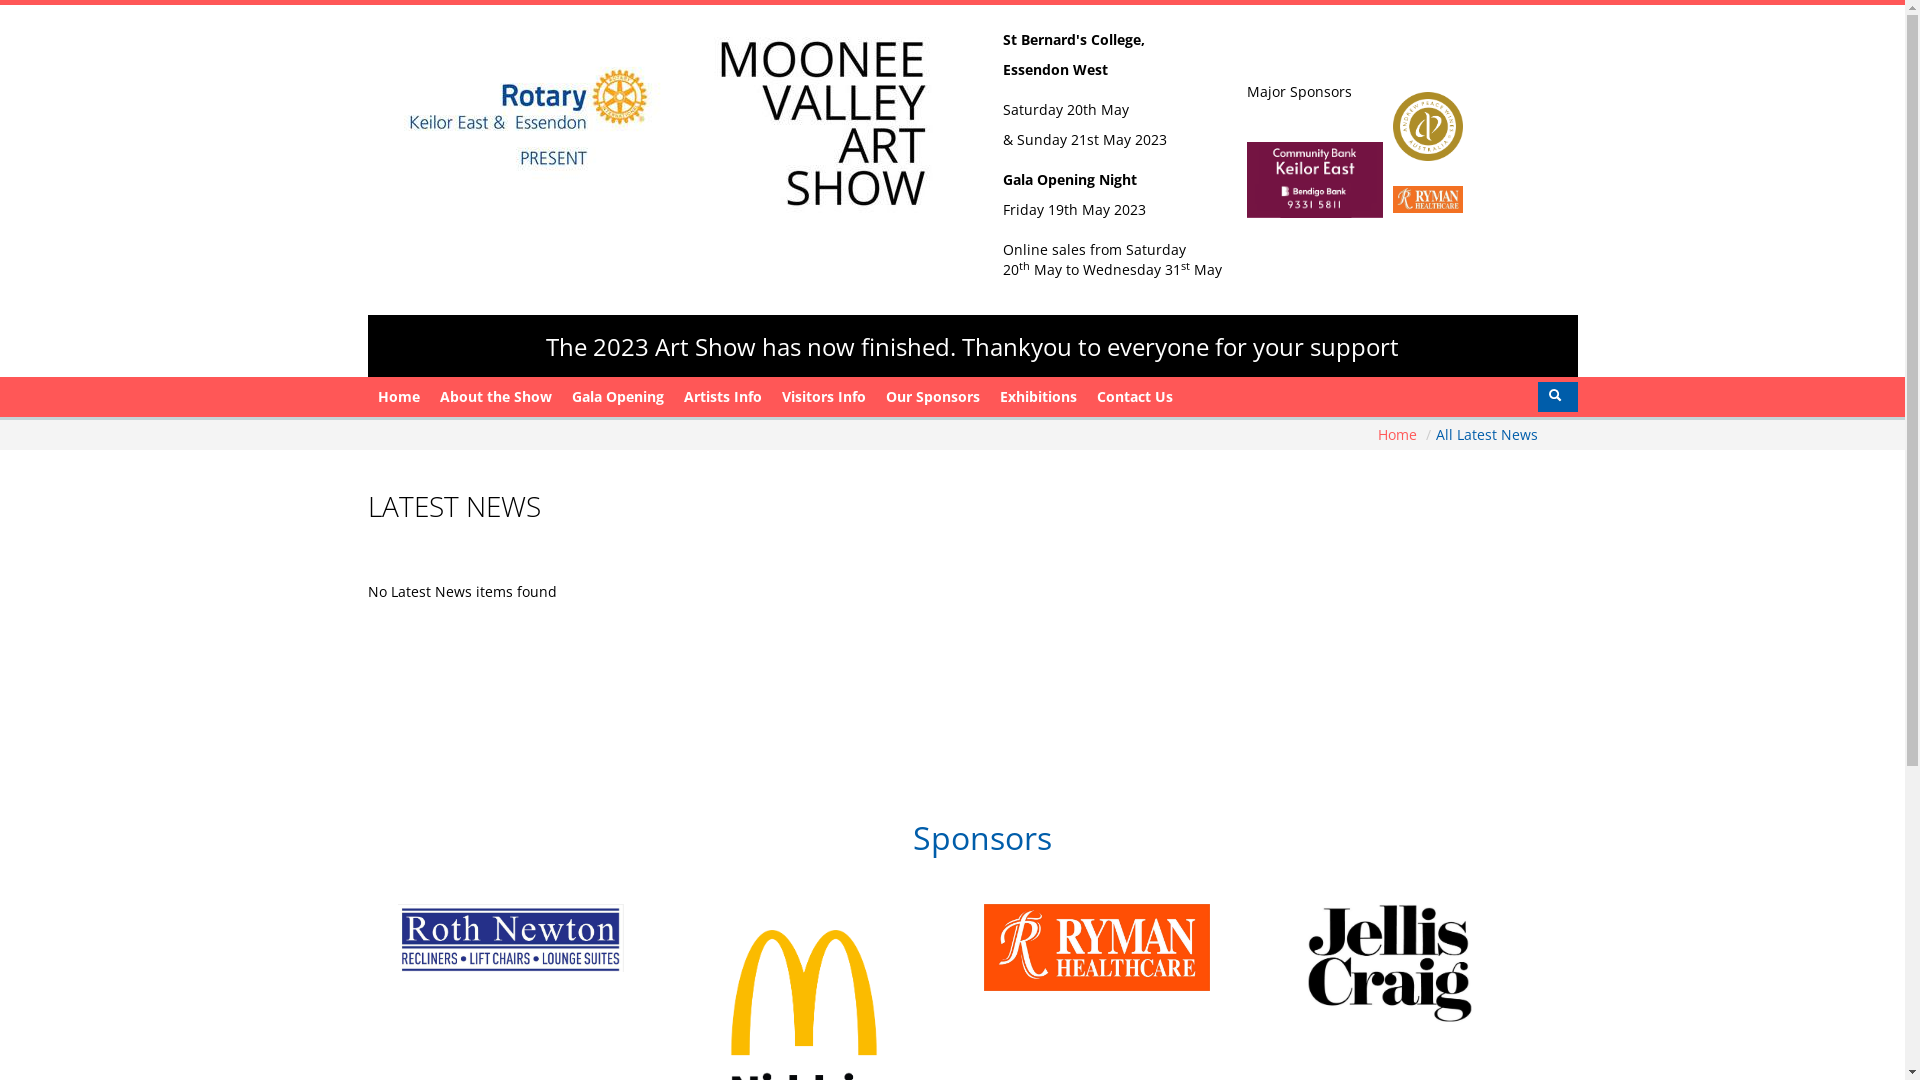 This screenshot has width=1920, height=1080. Describe the element at coordinates (1421, 962) in the screenshot. I see `'Jellis Craig'` at that location.